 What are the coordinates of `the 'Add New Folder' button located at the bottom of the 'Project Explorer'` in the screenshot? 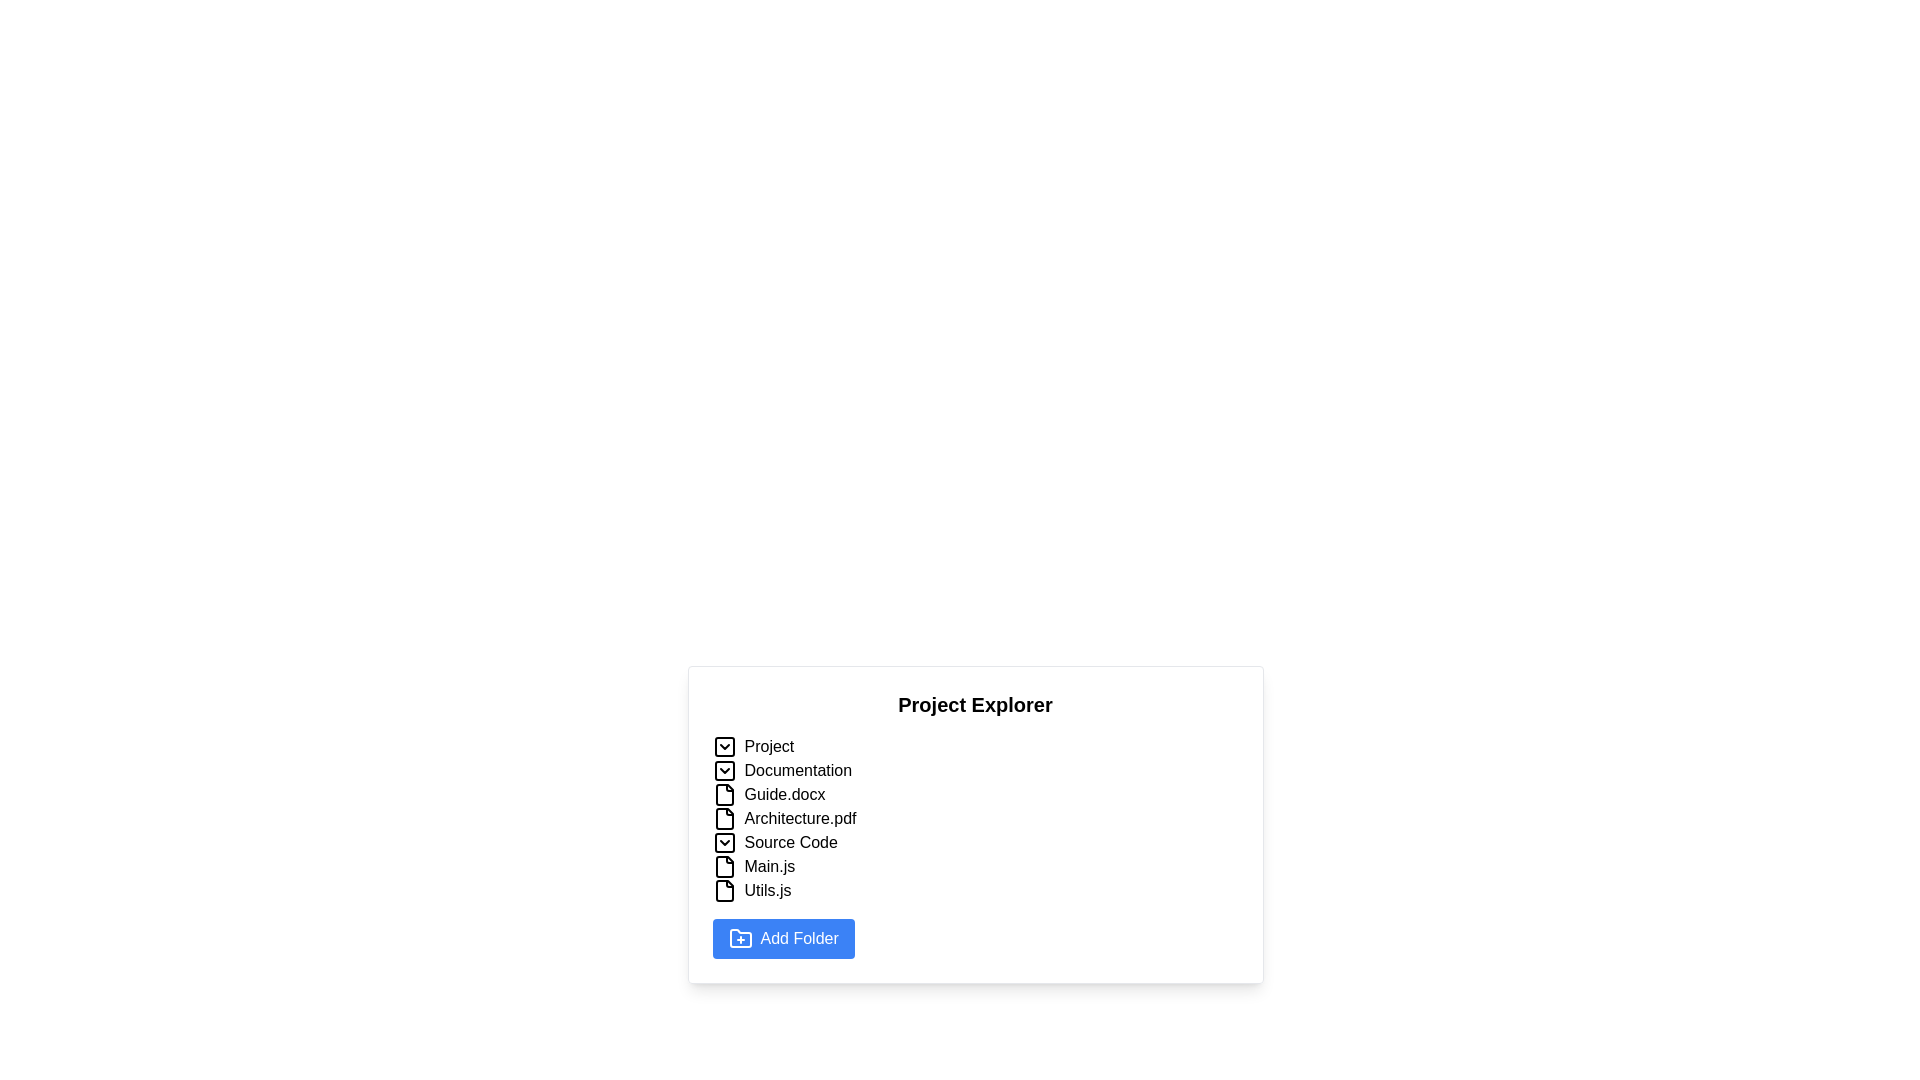 It's located at (782, 938).